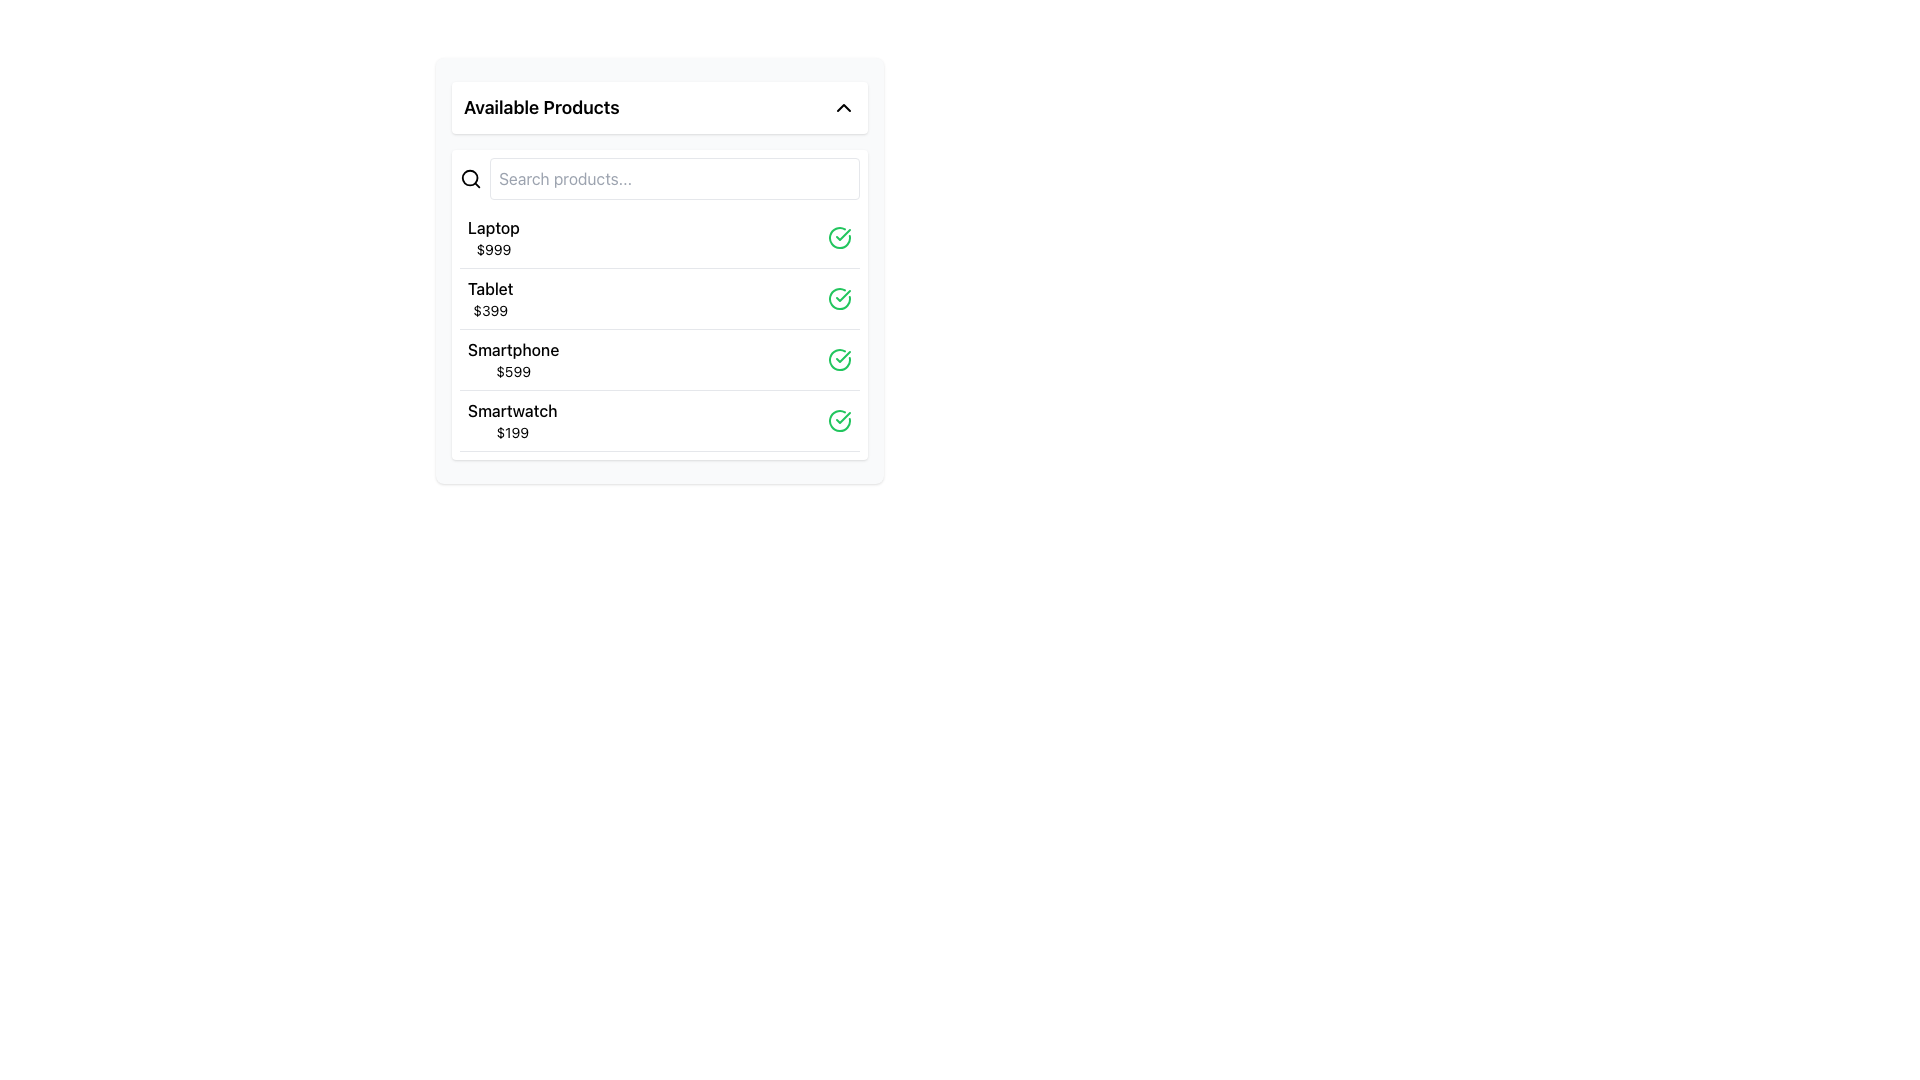 This screenshot has width=1920, height=1080. What do you see at coordinates (469, 177) in the screenshot?
I see `the search icon that represents the search function, located to the left of the search input box and aligned with the label 'Search products...'` at bounding box center [469, 177].